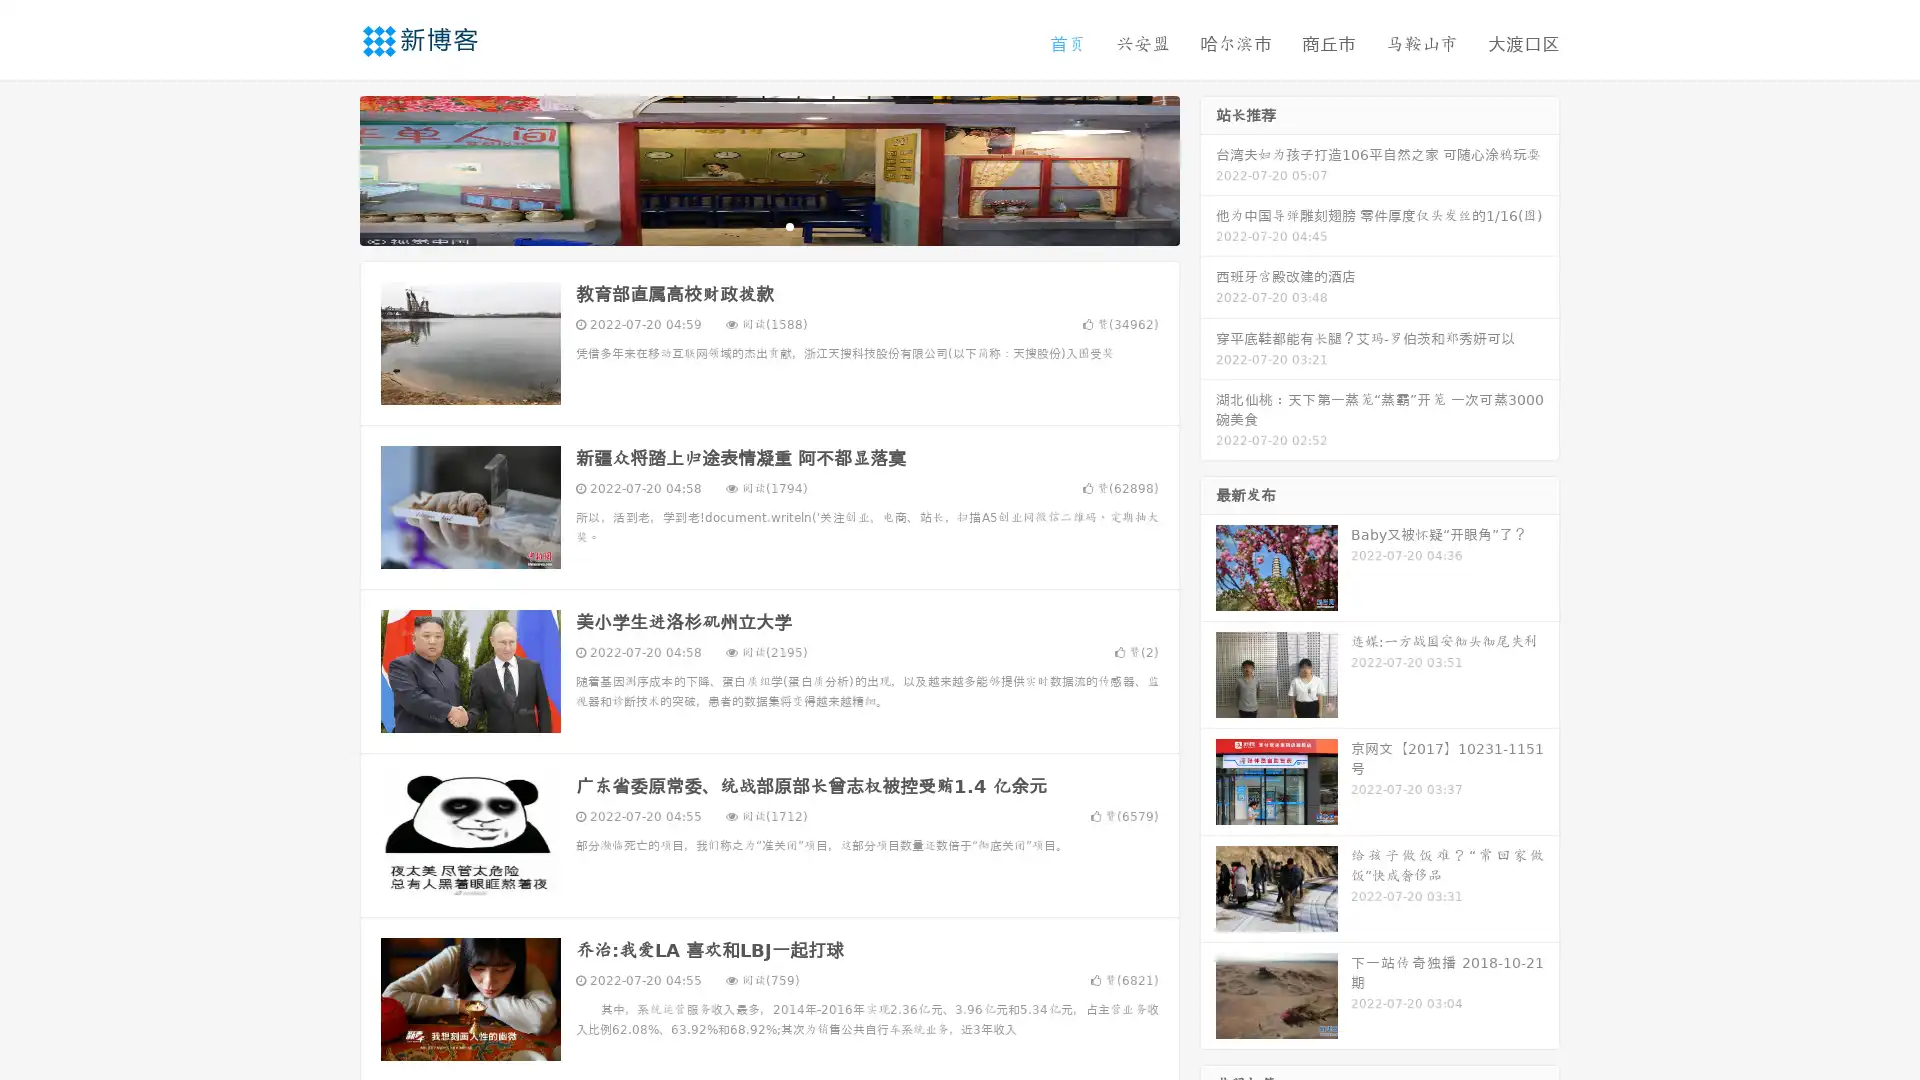 The height and width of the screenshot is (1080, 1920). What do you see at coordinates (1208, 168) in the screenshot?
I see `Next slide` at bounding box center [1208, 168].